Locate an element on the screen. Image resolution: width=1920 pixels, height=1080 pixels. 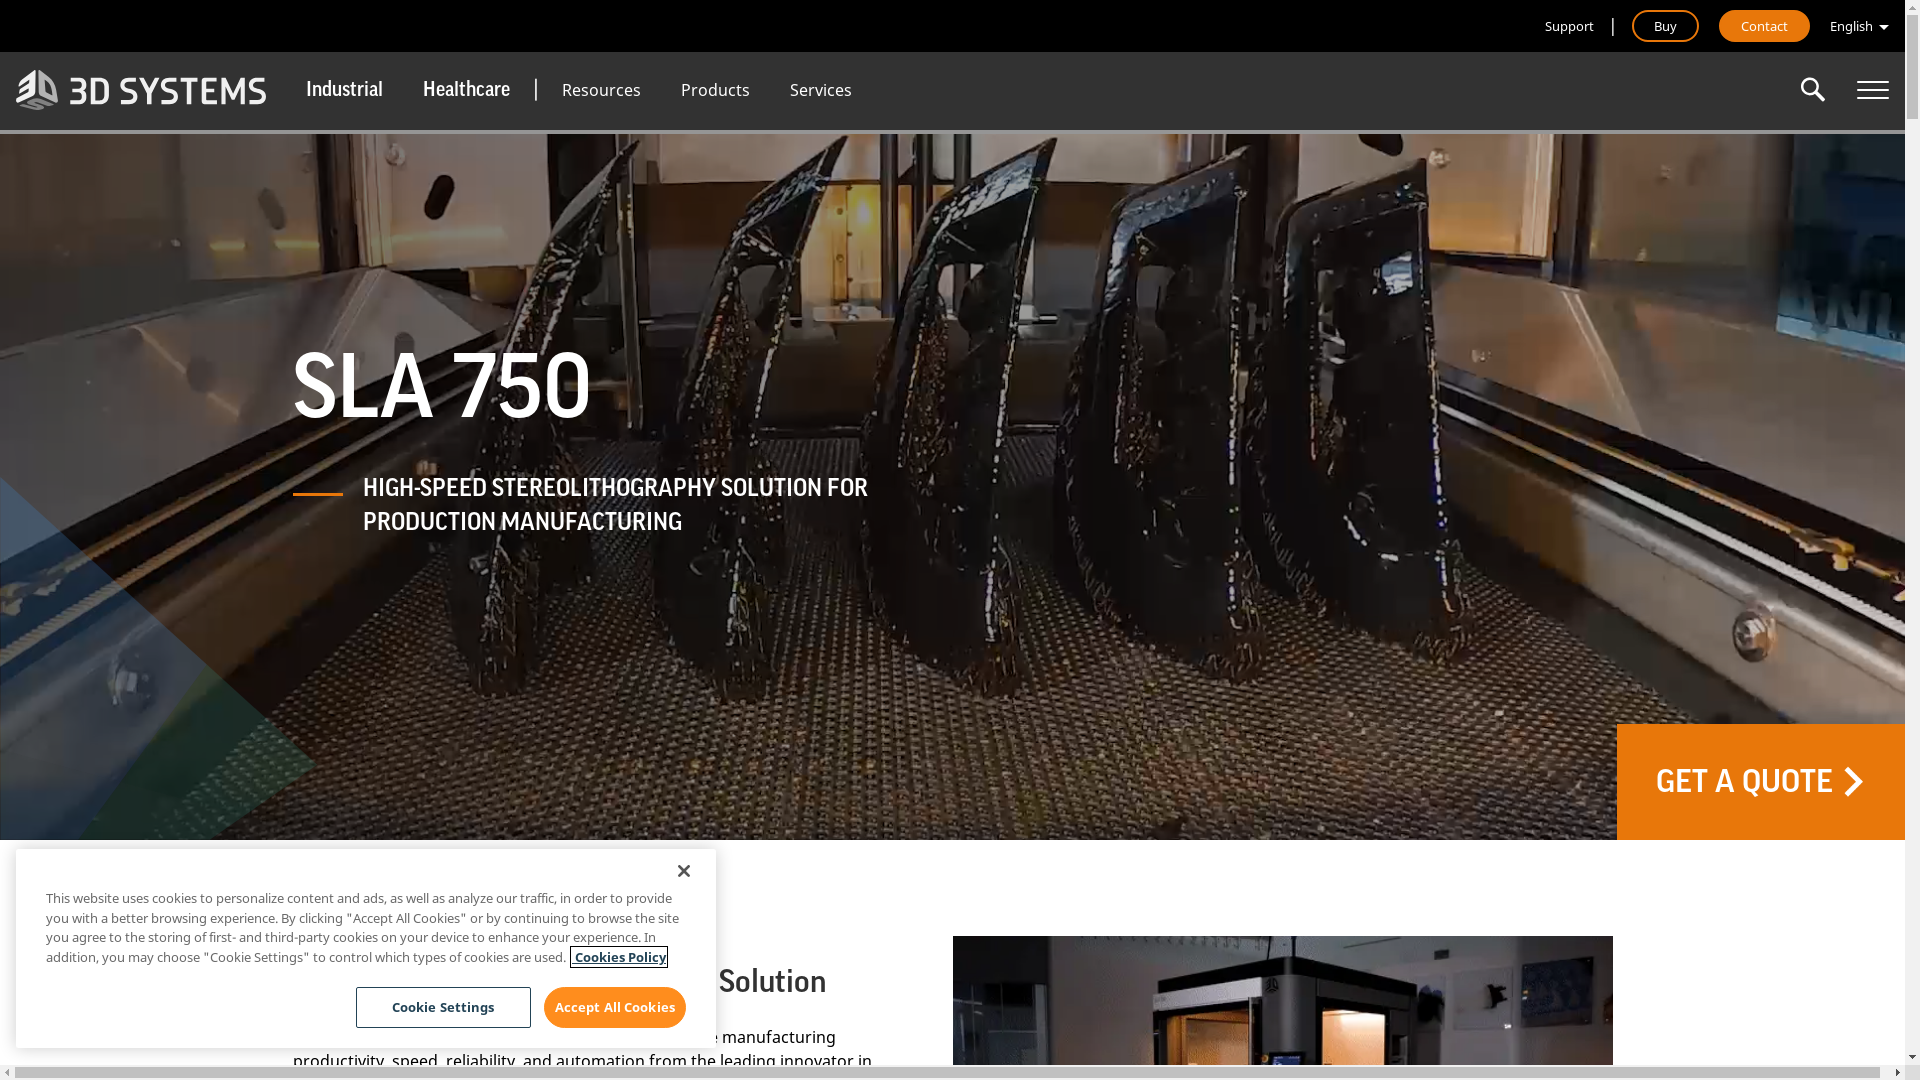
'Products' is located at coordinates (715, 88).